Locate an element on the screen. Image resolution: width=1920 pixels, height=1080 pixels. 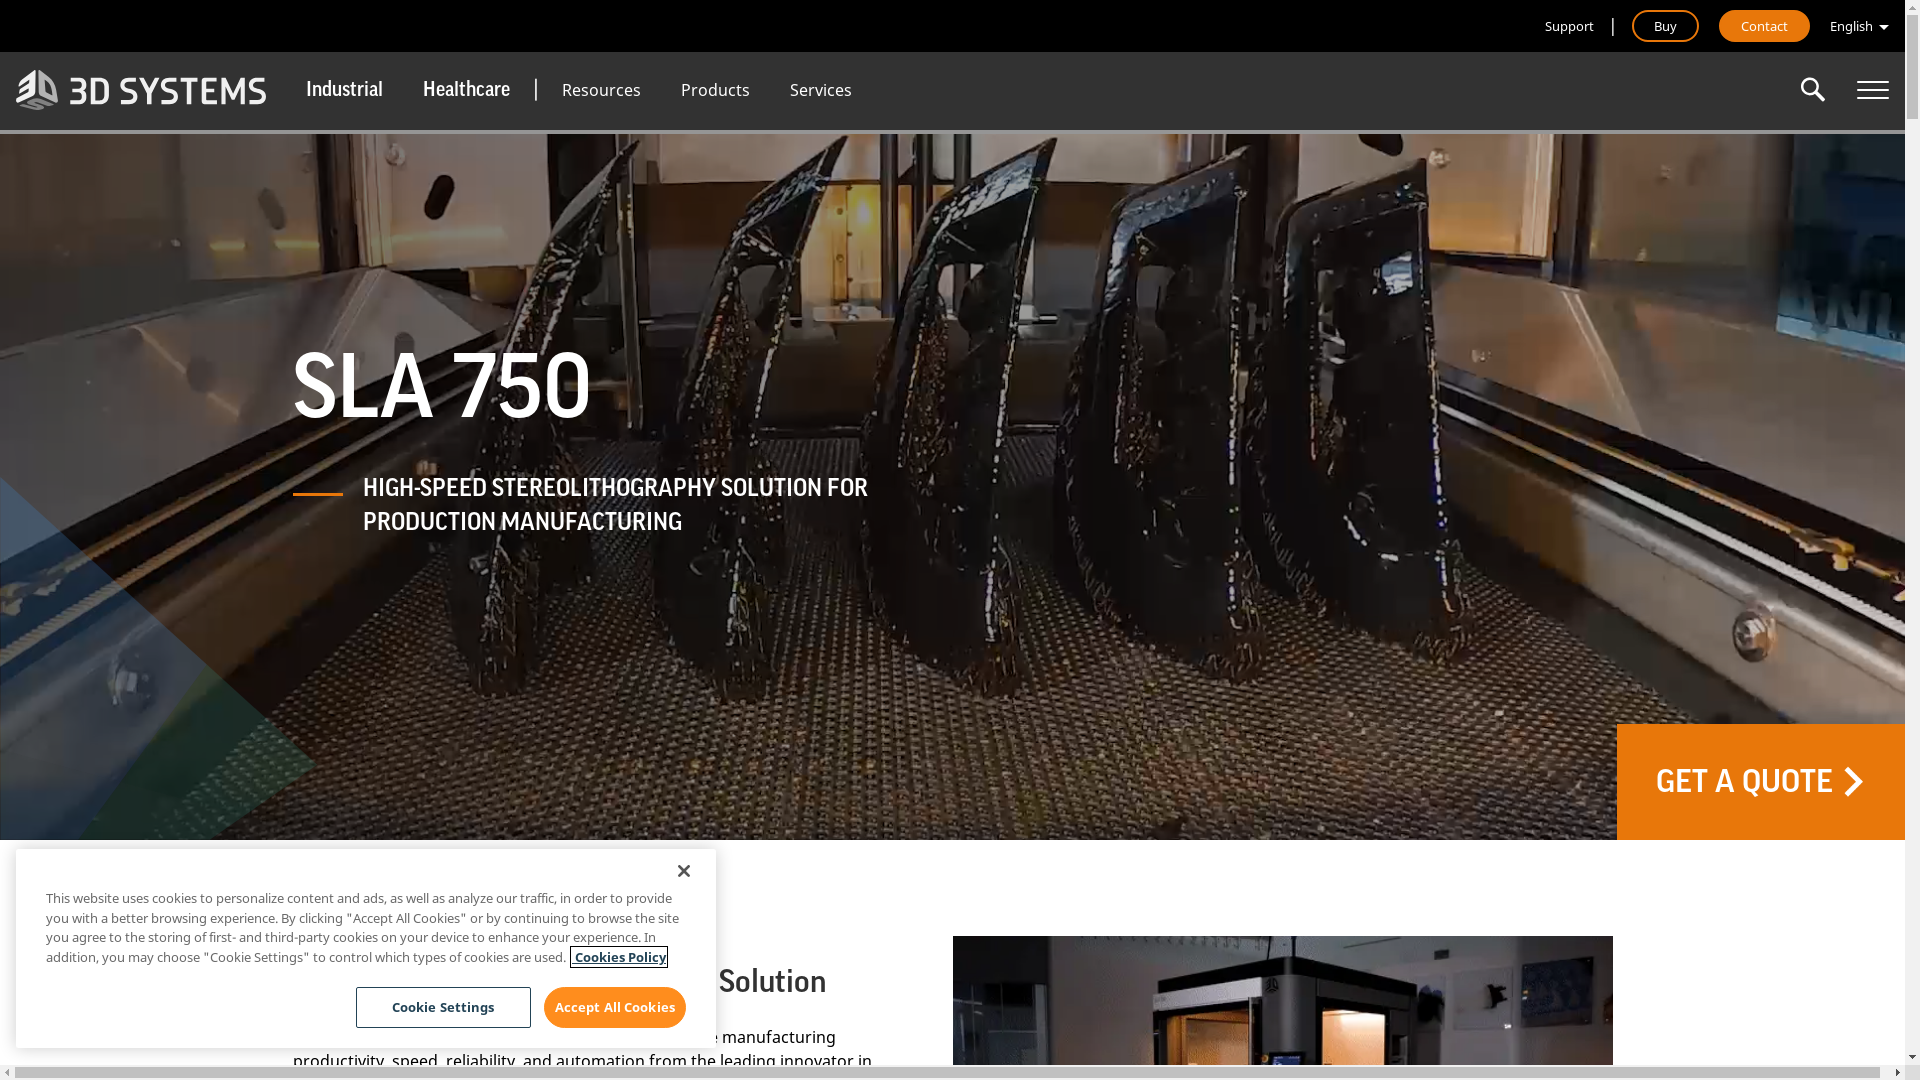
'Products' is located at coordinates (715, 88).